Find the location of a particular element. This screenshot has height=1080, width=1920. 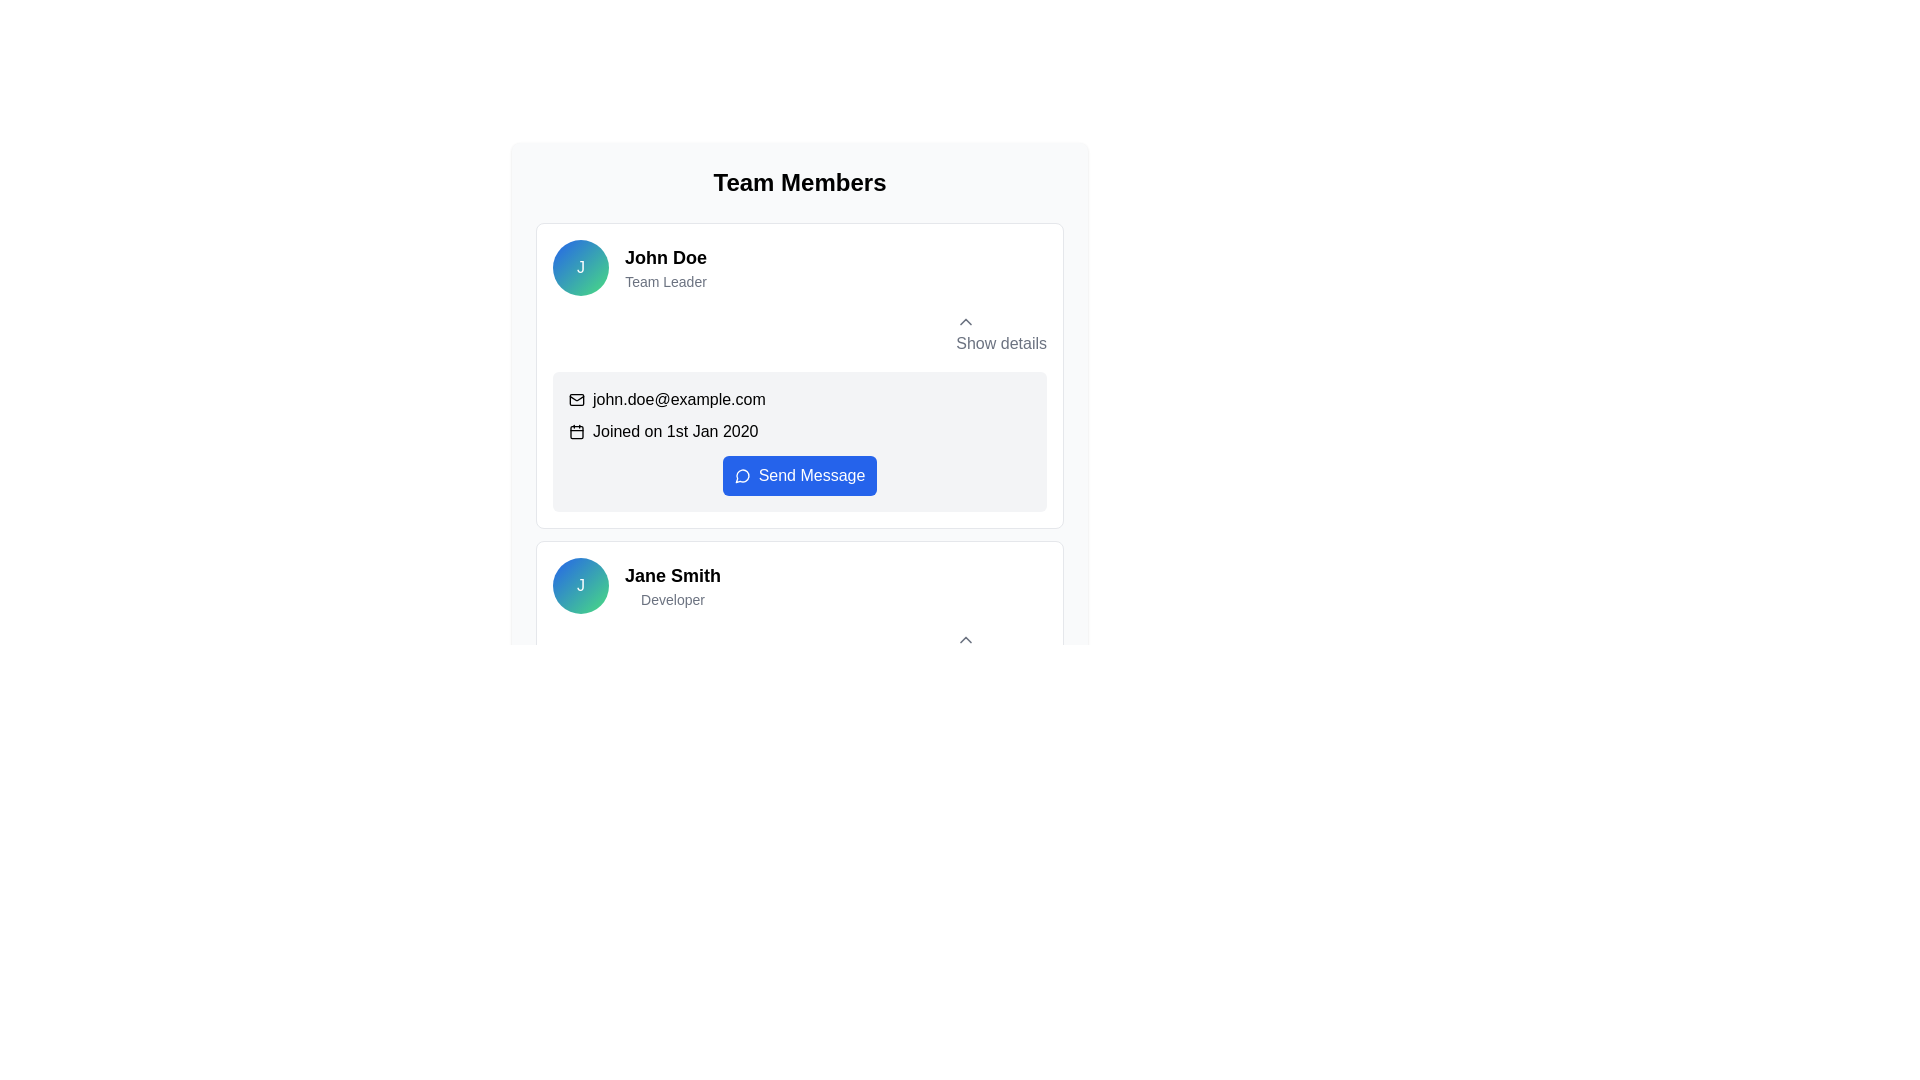

the calendar icon that visually indicates the joining date, located at the beginning of the text 'Joined on 1st Jan 2020.' is located at coordinates (575, 431).